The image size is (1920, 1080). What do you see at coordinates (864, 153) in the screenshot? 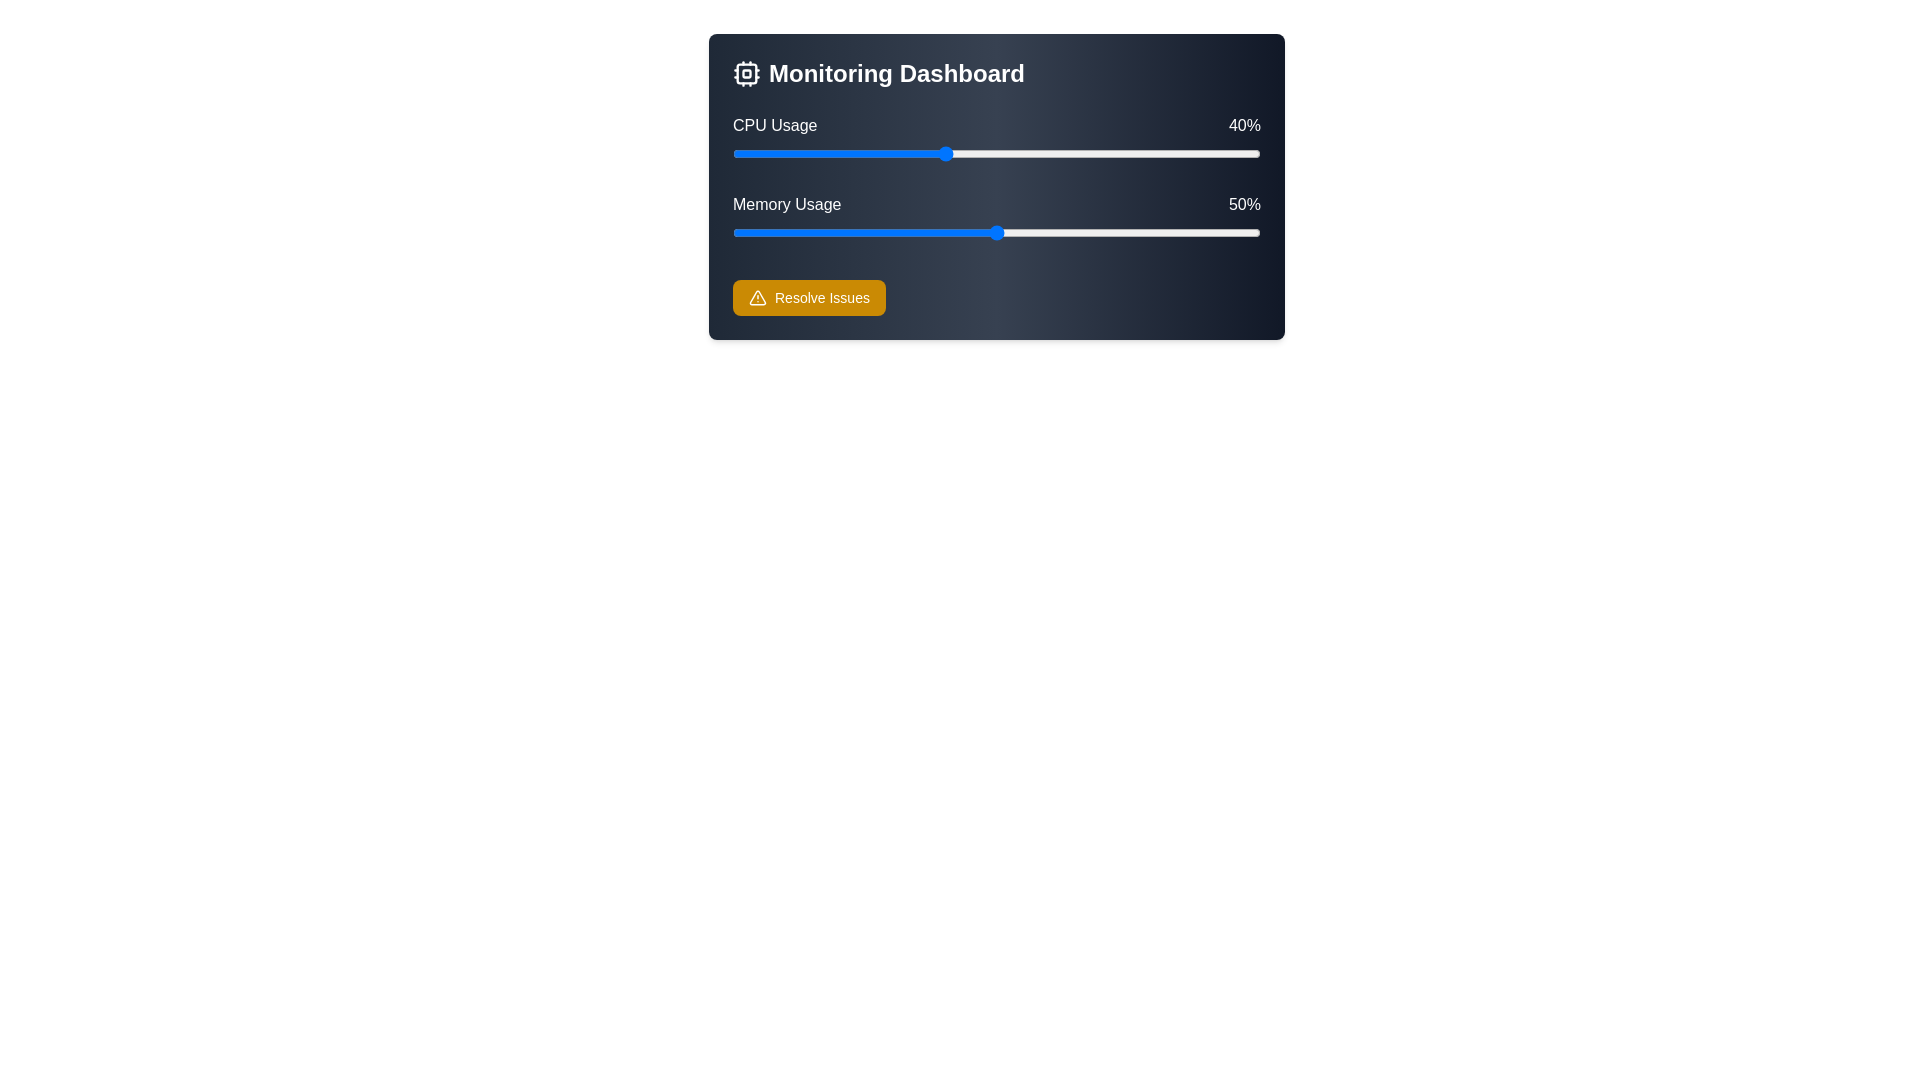
I see `CPU usage` at bounding box center [864, 153].